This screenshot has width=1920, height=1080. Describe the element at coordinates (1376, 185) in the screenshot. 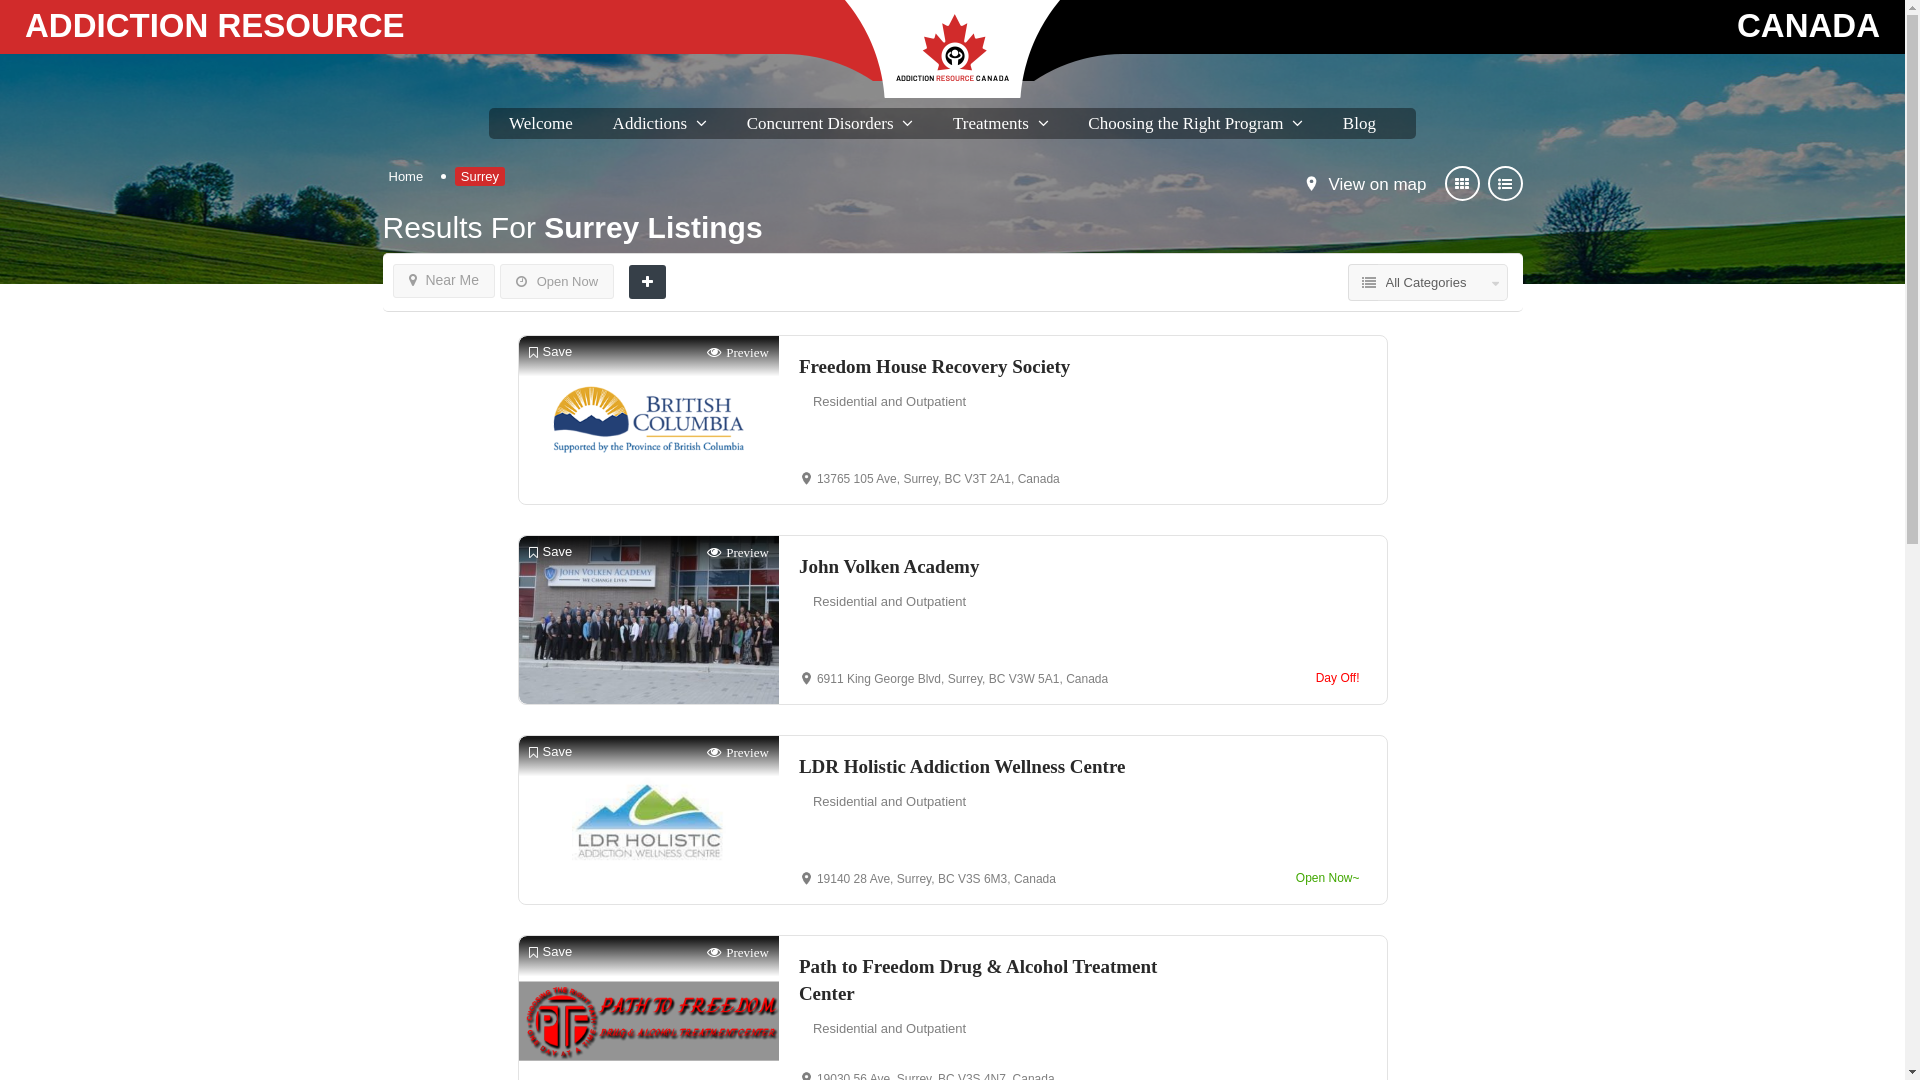

I see `'View on map'` at that location.